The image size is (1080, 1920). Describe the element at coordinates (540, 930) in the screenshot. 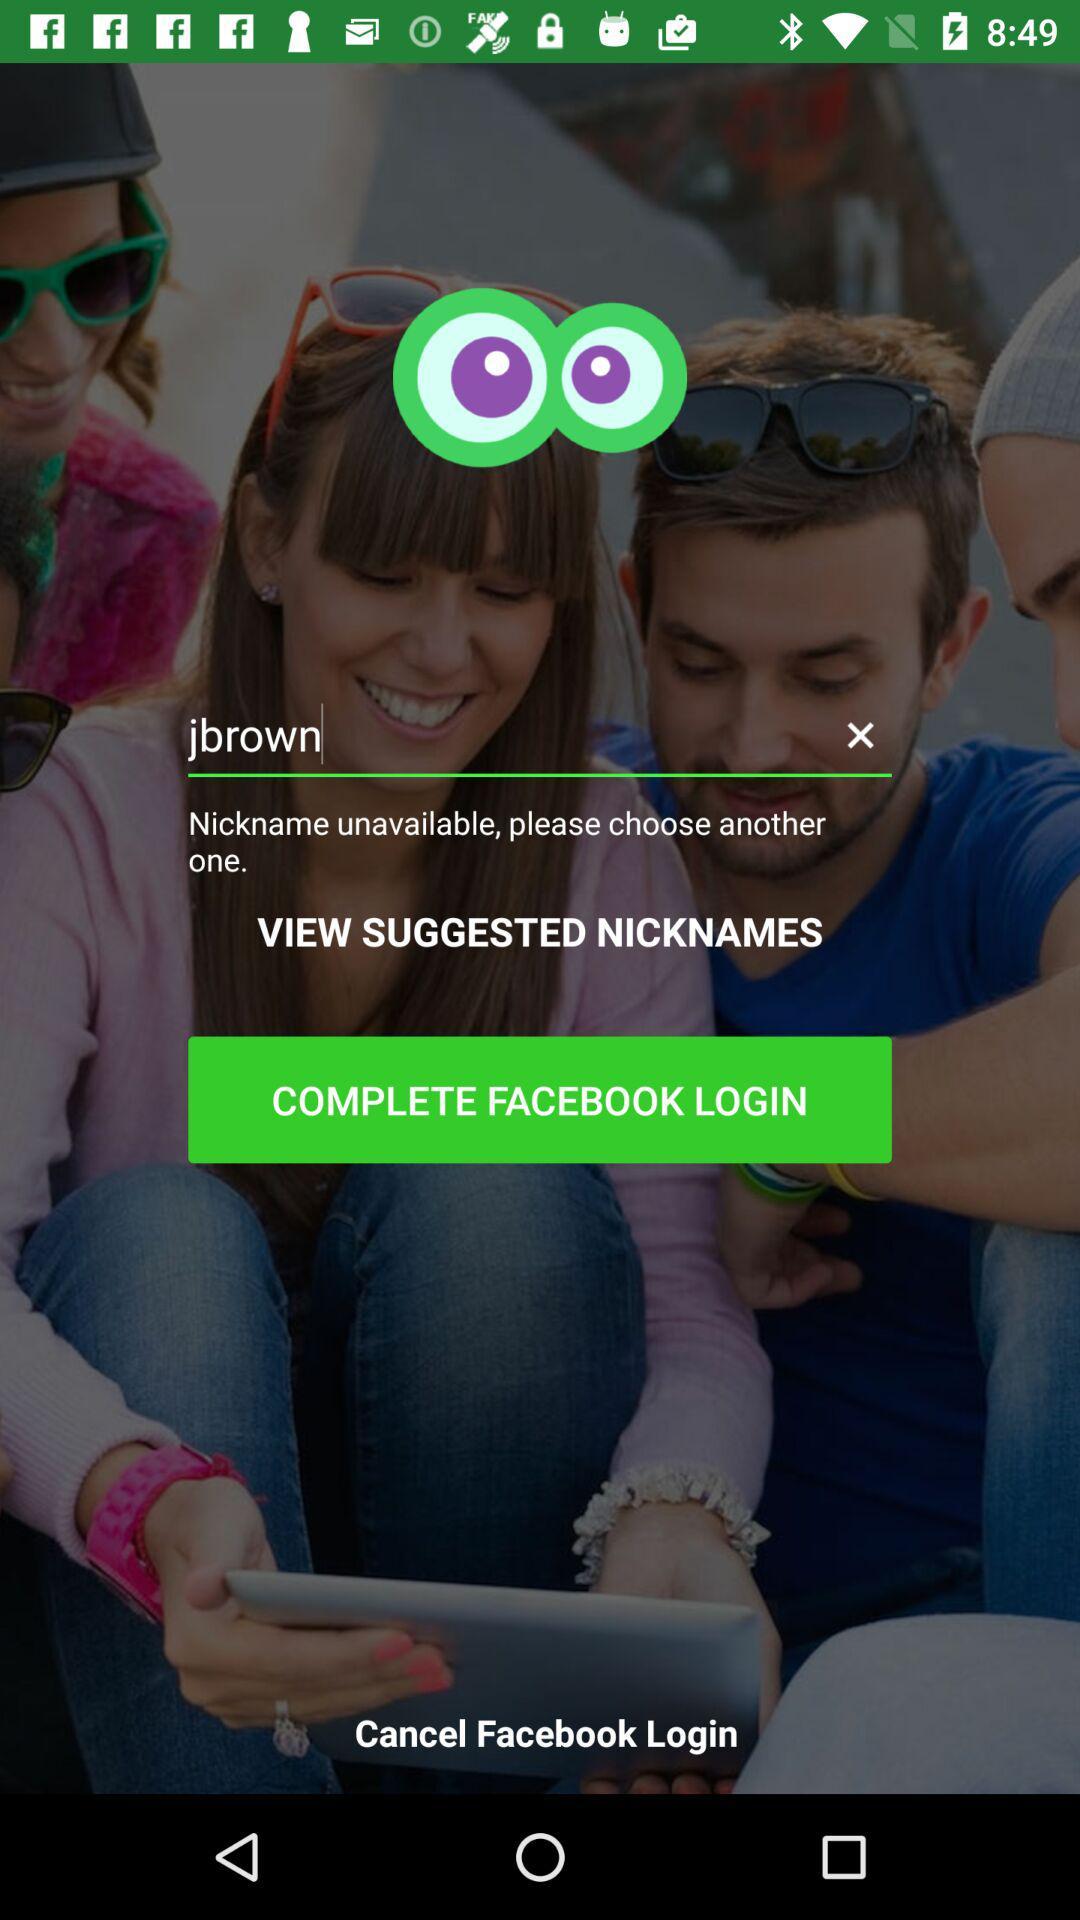

I see `the view suggested nicknames` at that location.